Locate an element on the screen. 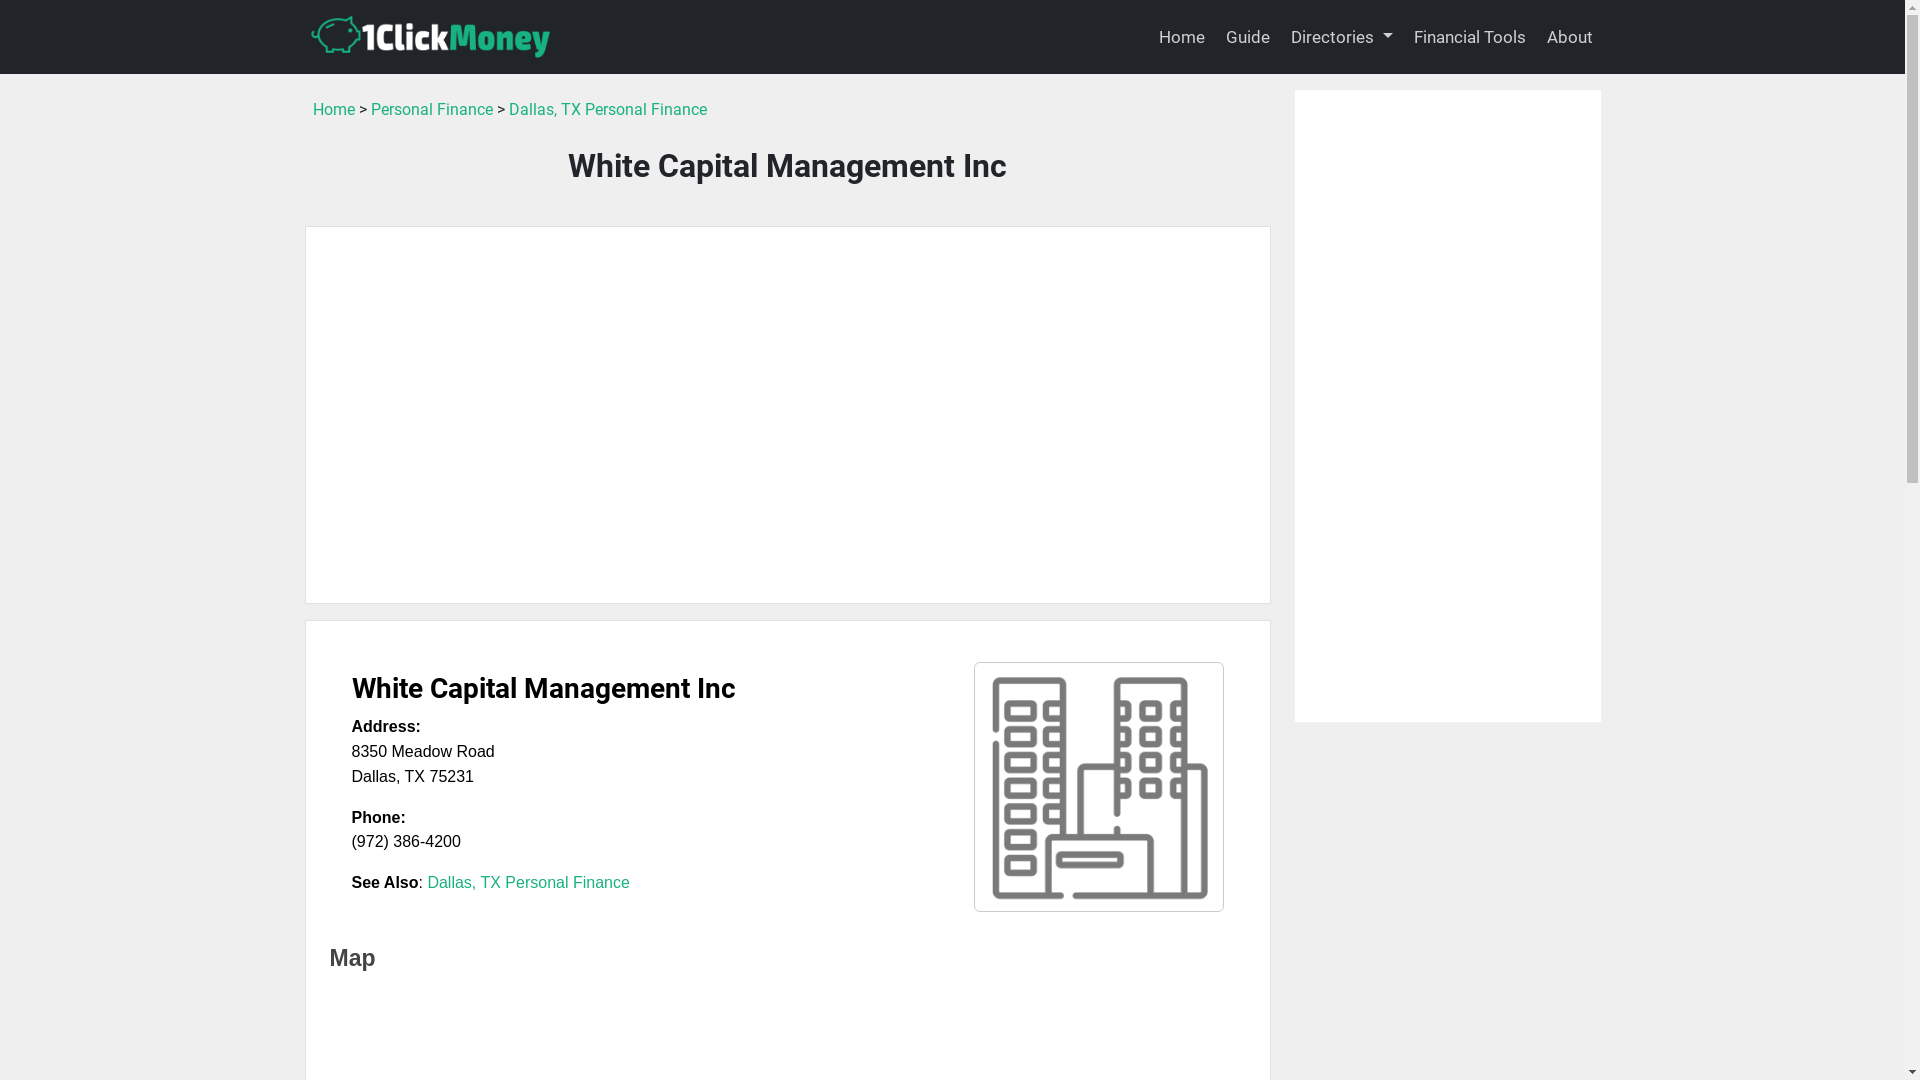  'Guide' is located at coordinates (1247, 37).